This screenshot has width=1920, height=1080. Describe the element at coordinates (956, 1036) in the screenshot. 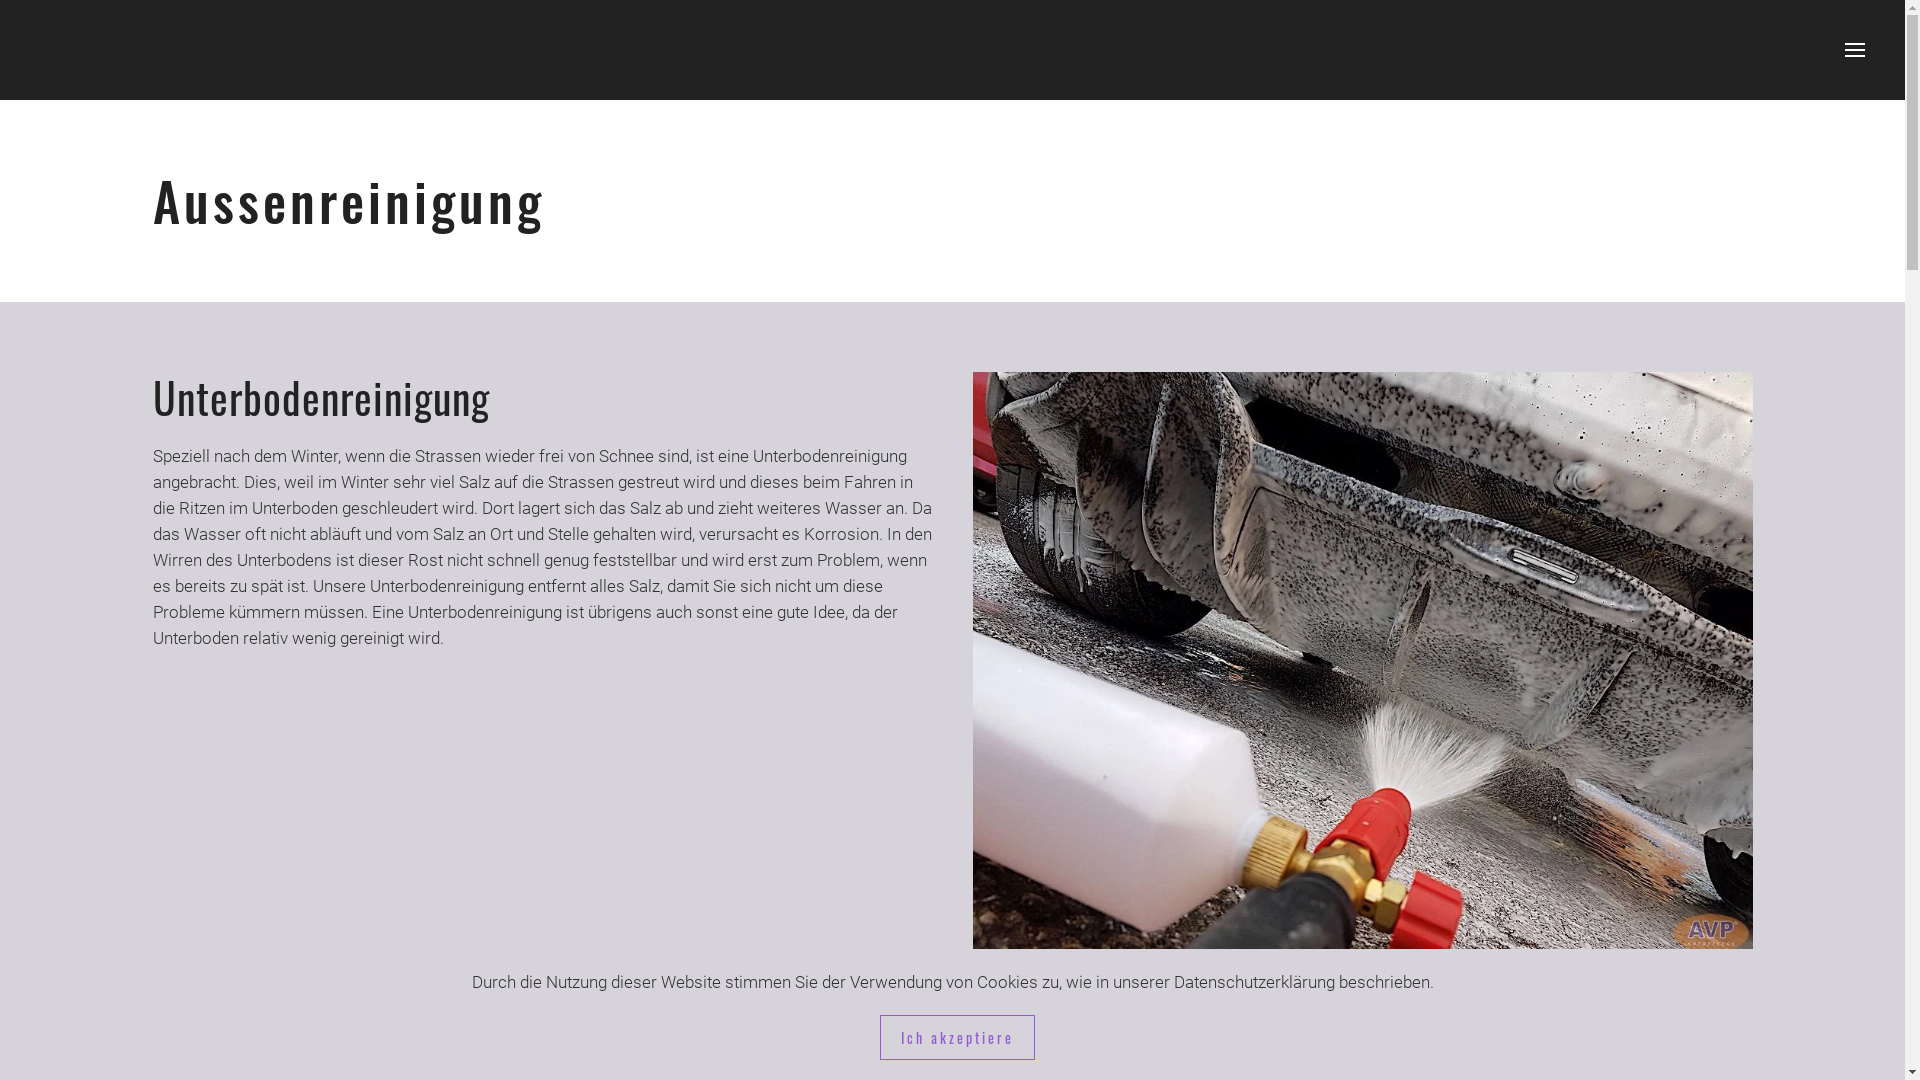

I see `'Ich akzeptiere'` at that location.